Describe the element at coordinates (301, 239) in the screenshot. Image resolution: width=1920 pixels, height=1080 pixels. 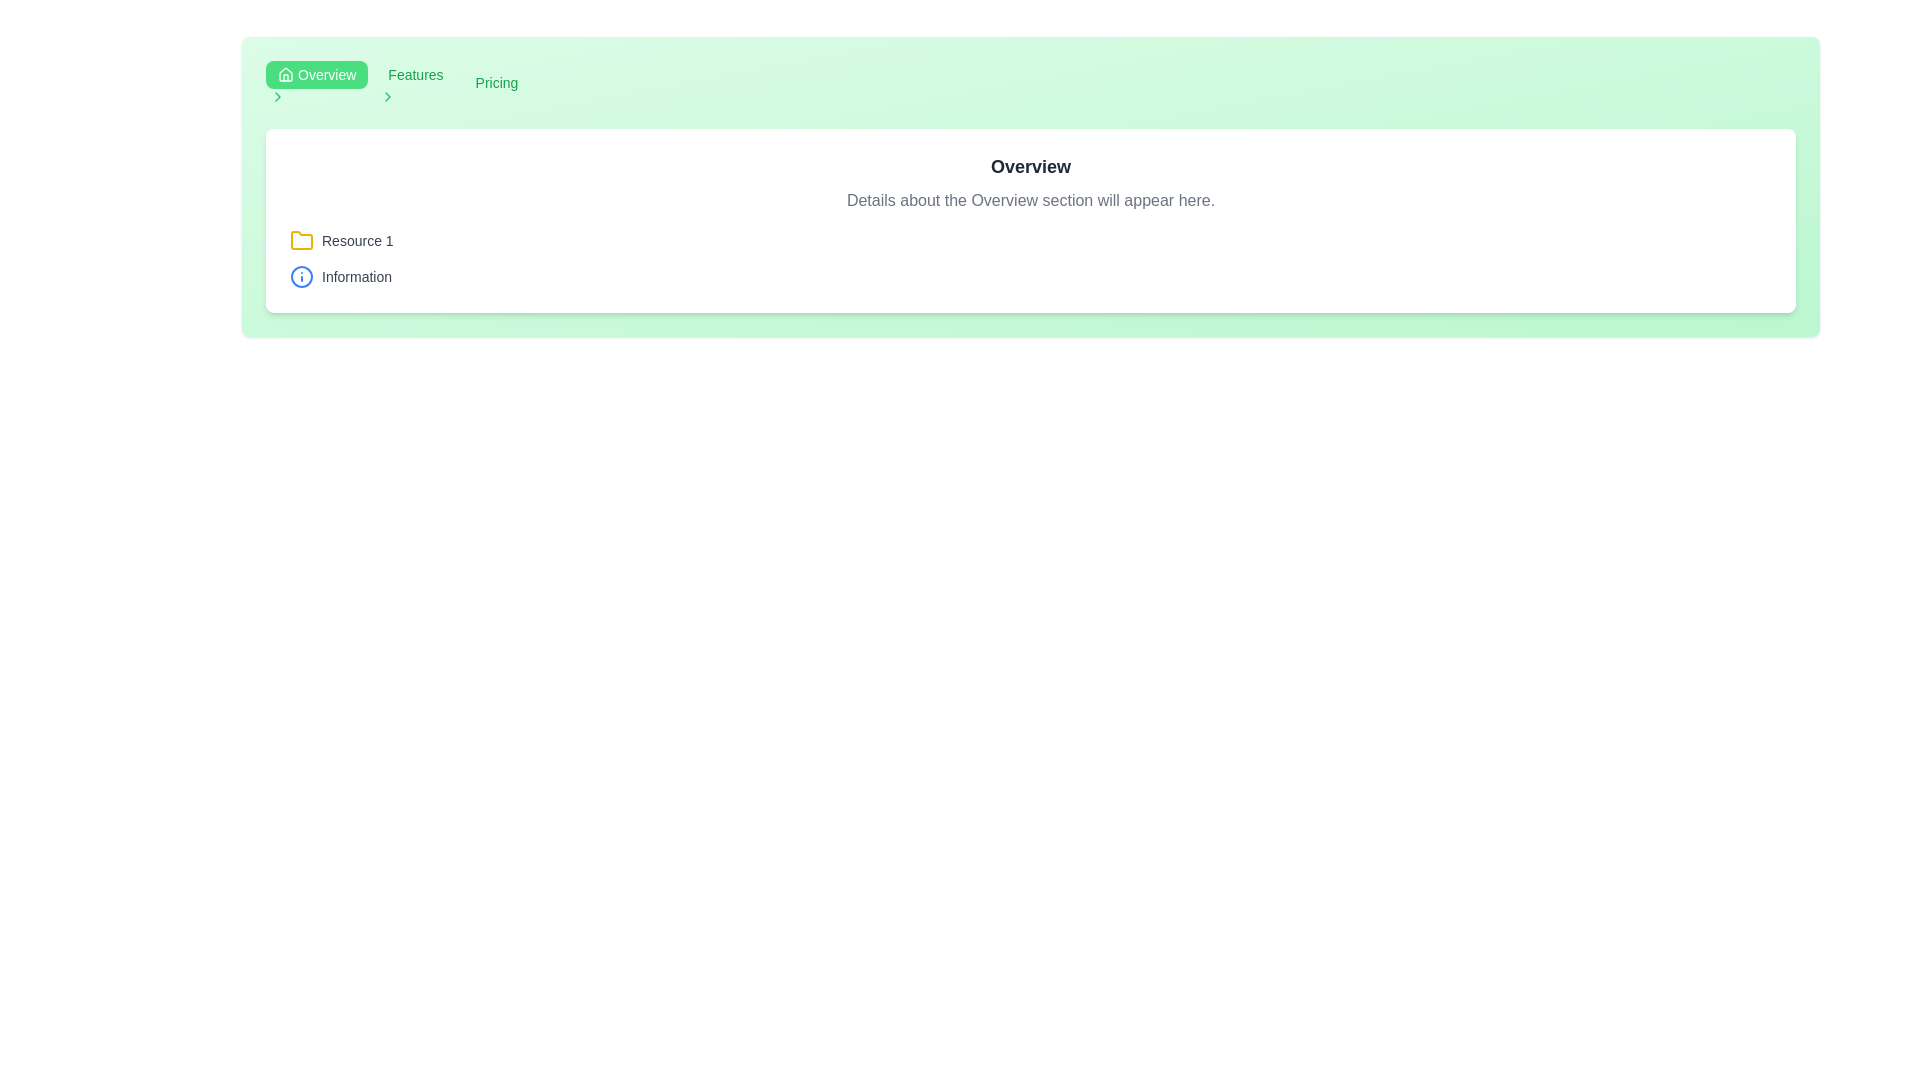
I see `the folder icon located within the 'Resource 1' section` at that location.